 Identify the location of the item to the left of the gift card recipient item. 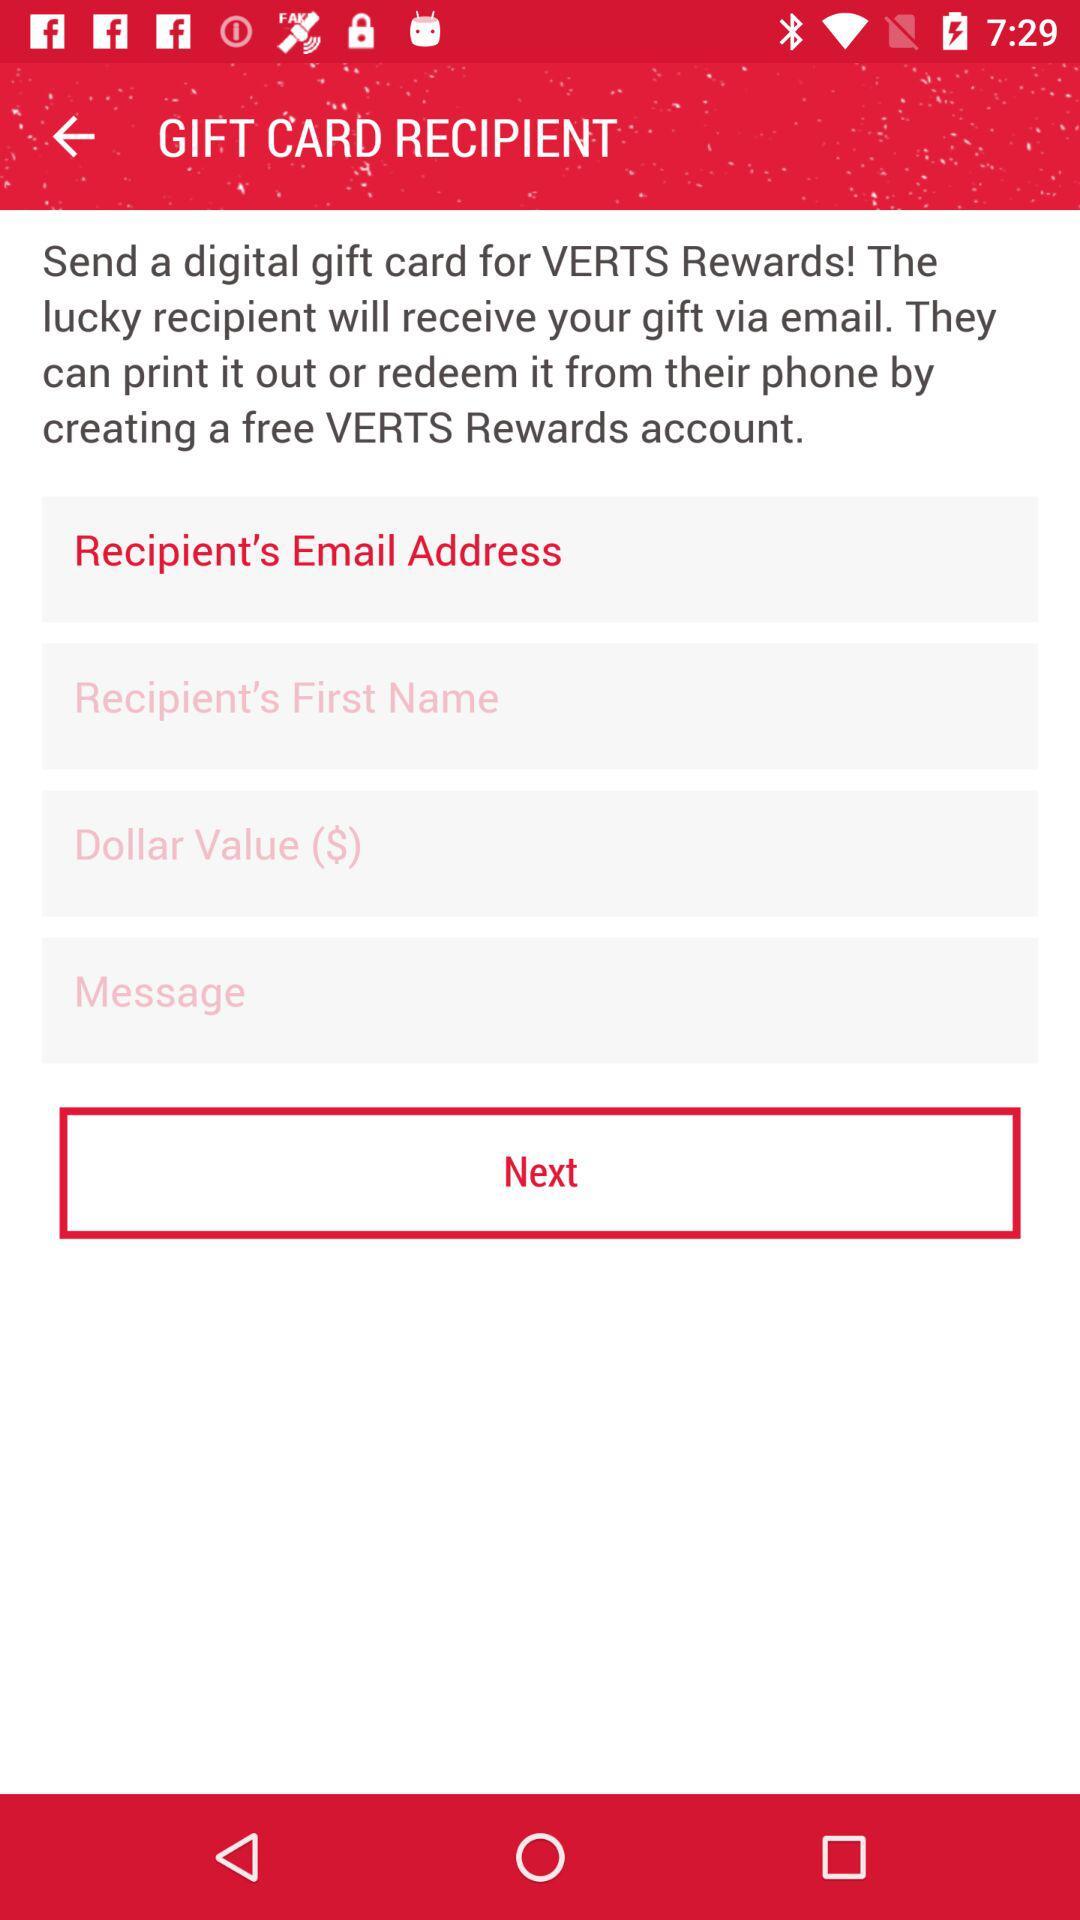
(72, 135).